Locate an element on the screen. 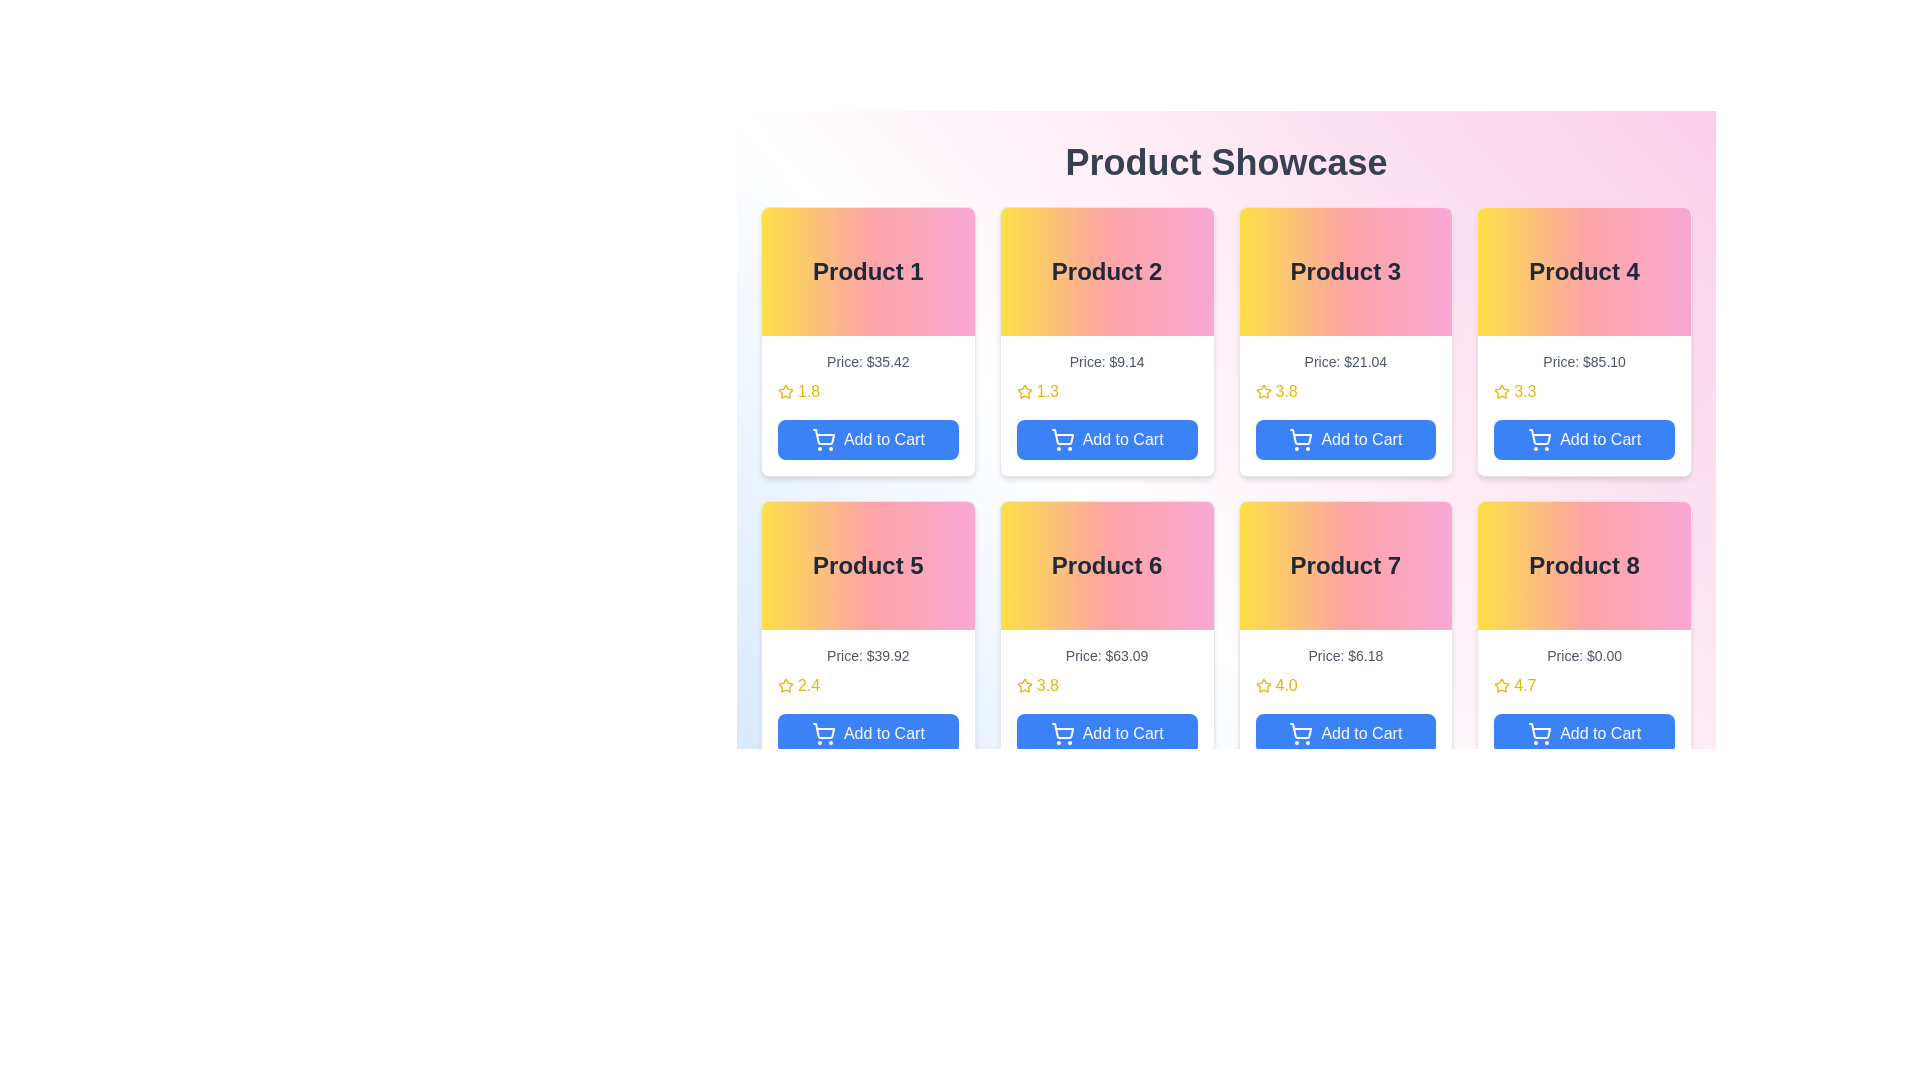  the 'Add to Cart' icon for 'Product 8', which is located within the blue 'Add to Cart' button at the bottom-right corner of the product showcase grid is located at coordinates (1539, 733).